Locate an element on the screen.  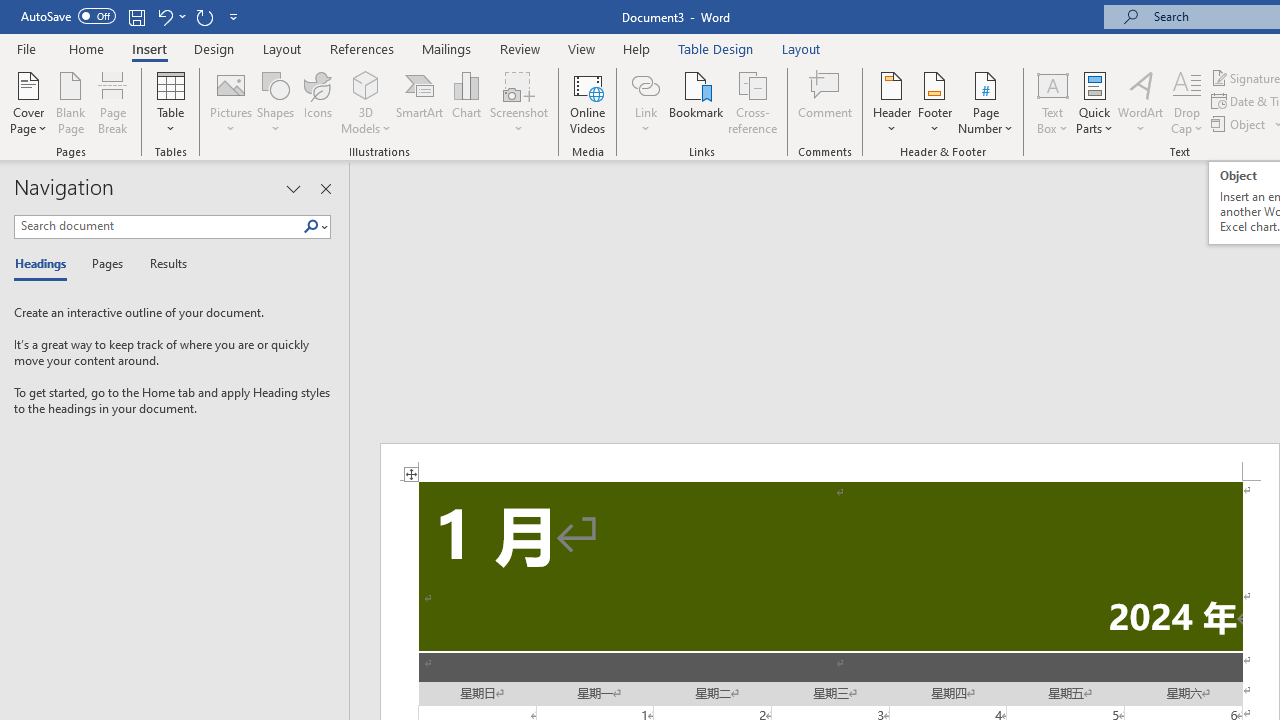
'Link' is located at coordinates (645, 84).